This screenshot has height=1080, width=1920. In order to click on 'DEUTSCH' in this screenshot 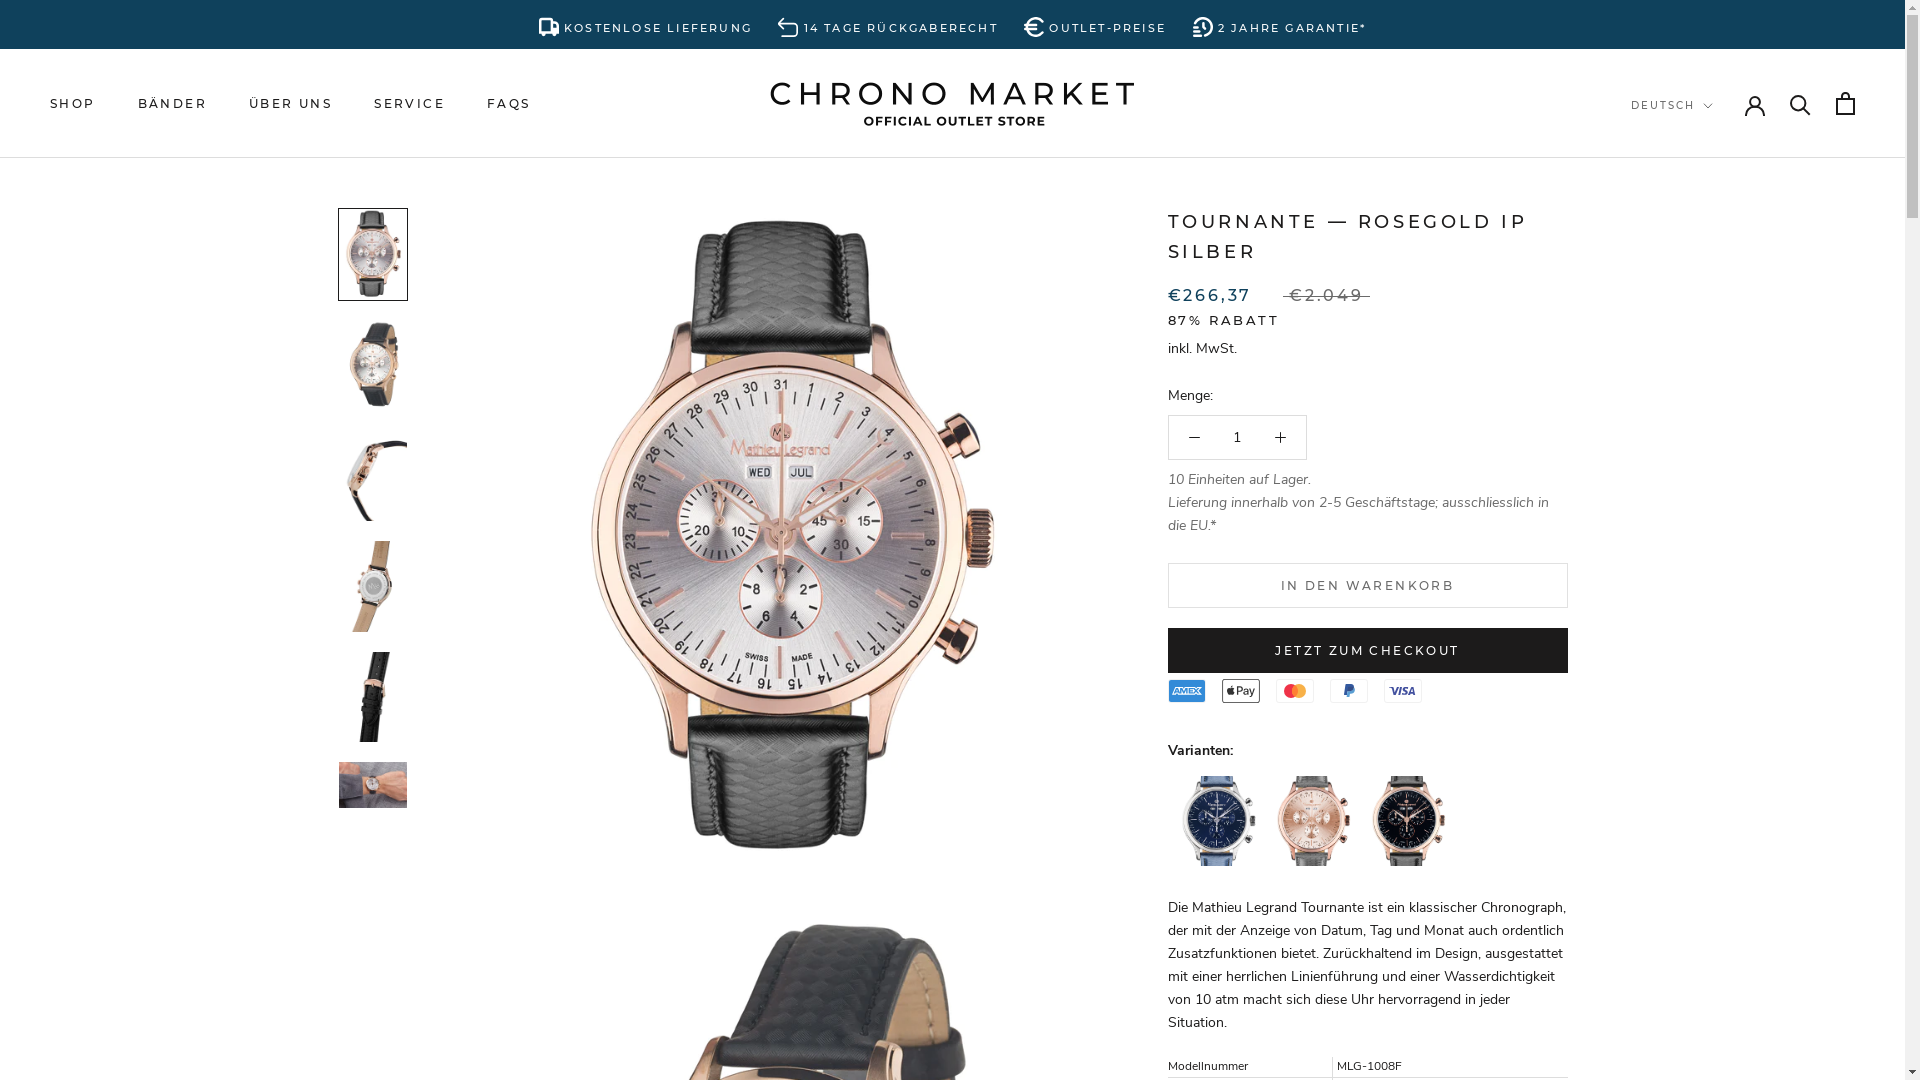, I will do `click(1671, 106)`.